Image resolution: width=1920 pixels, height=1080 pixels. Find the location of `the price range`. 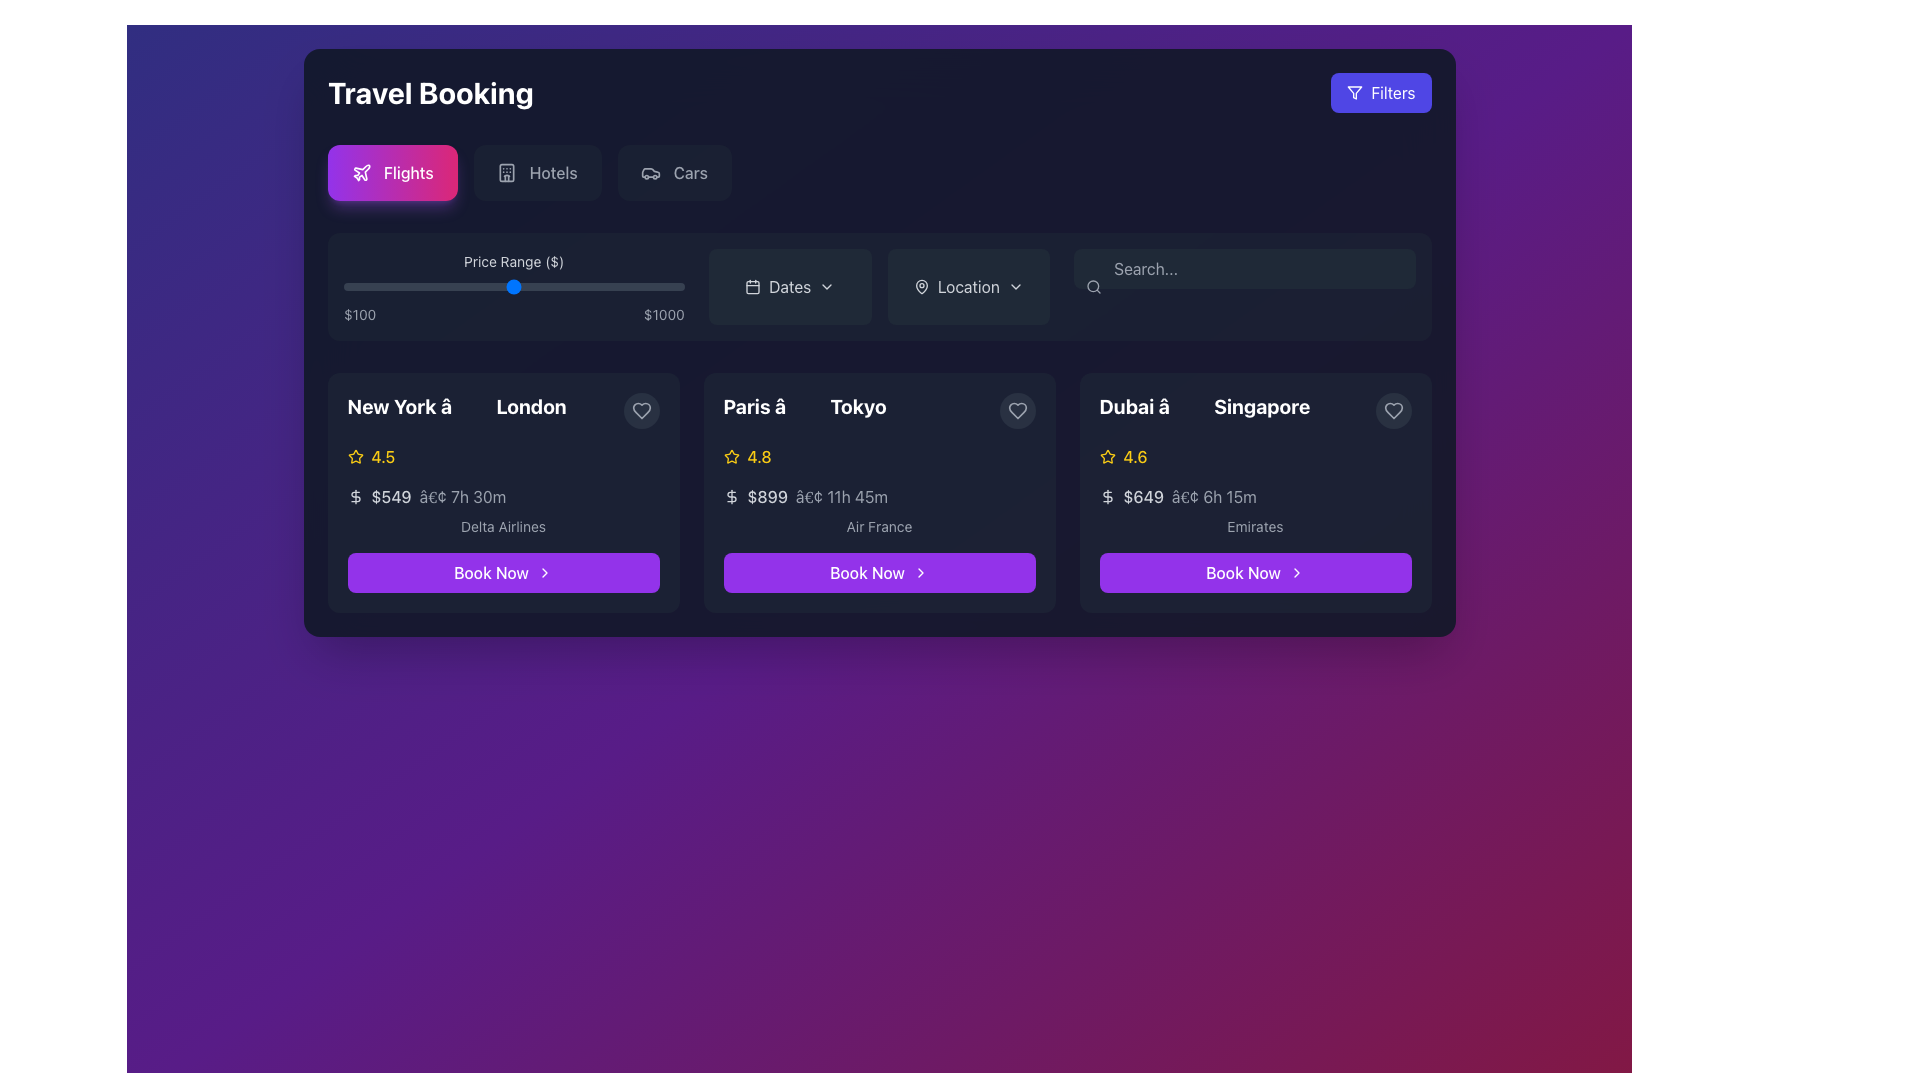

the price range is located at coordinates (568, 286).